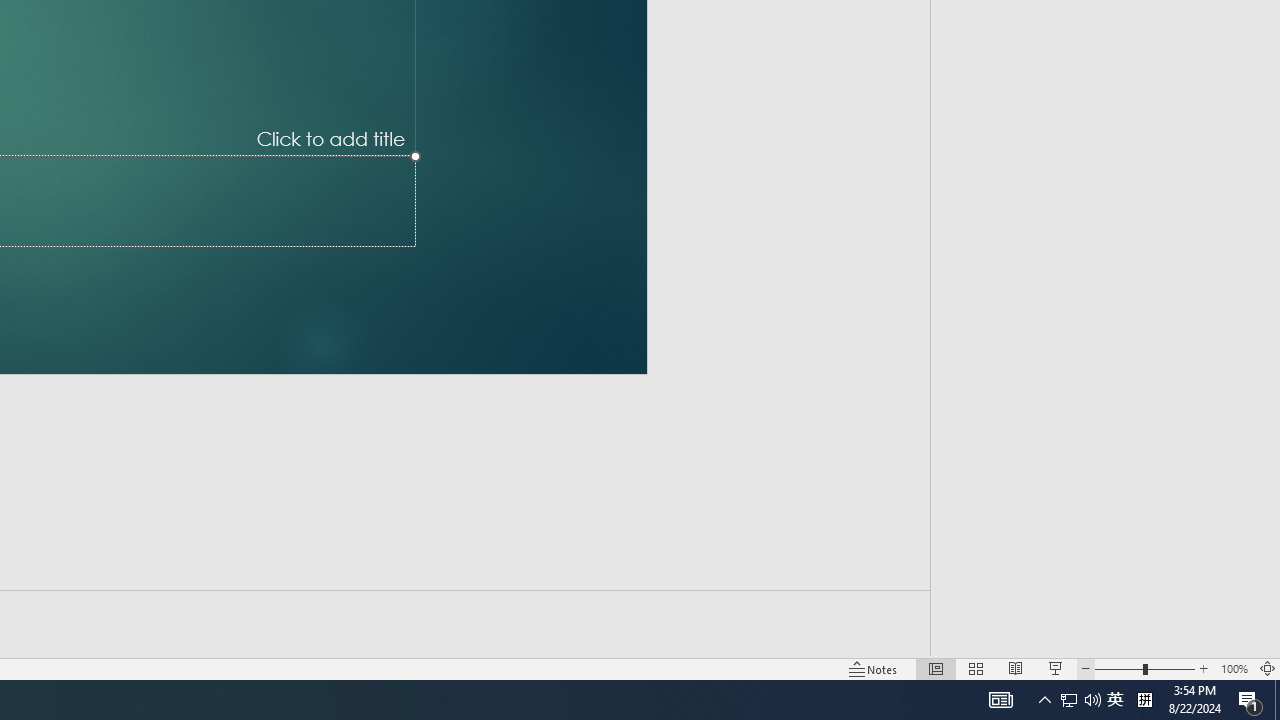 The height and width of the screenshot is (720, 1280). Describe the element at coordinates (1266, 669) in the screenshot. I see `'Zoom to Fit '` at that location.